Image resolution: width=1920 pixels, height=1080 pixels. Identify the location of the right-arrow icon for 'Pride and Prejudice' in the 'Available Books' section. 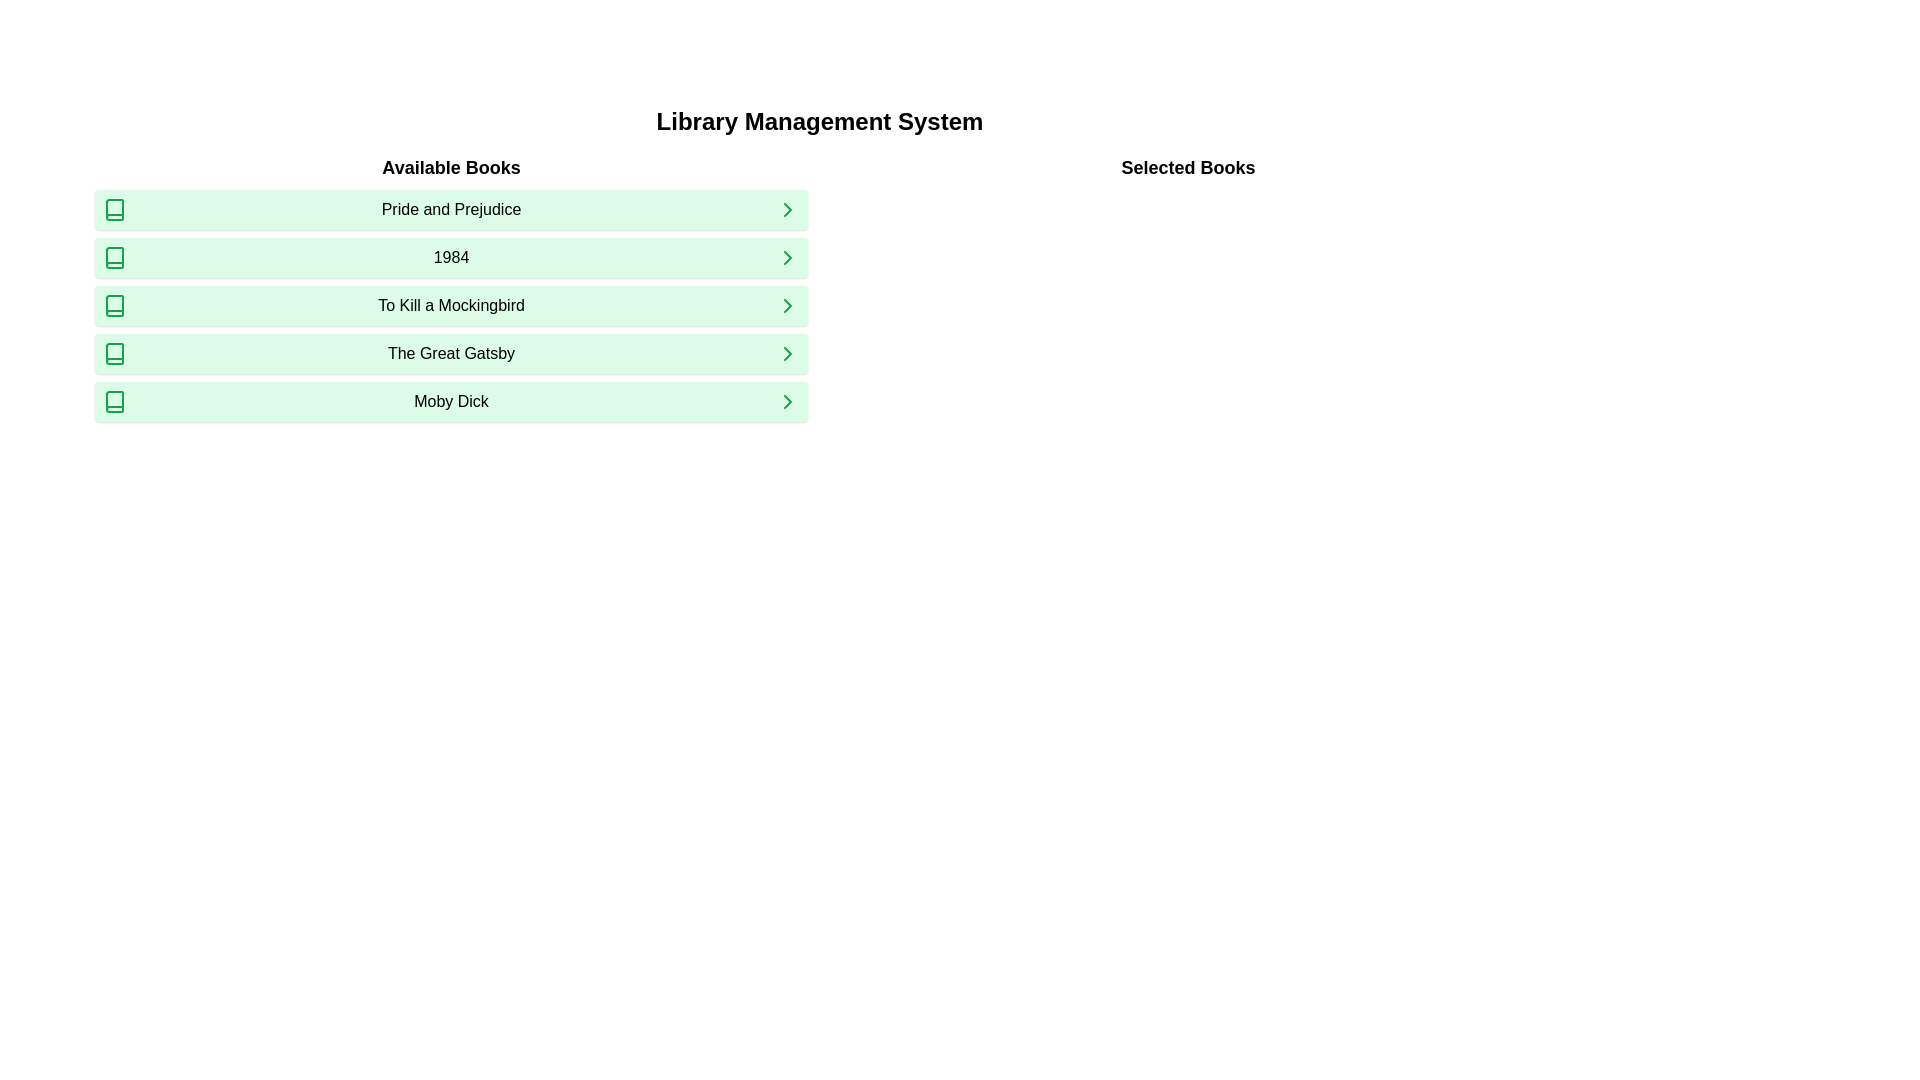
(786, 209).